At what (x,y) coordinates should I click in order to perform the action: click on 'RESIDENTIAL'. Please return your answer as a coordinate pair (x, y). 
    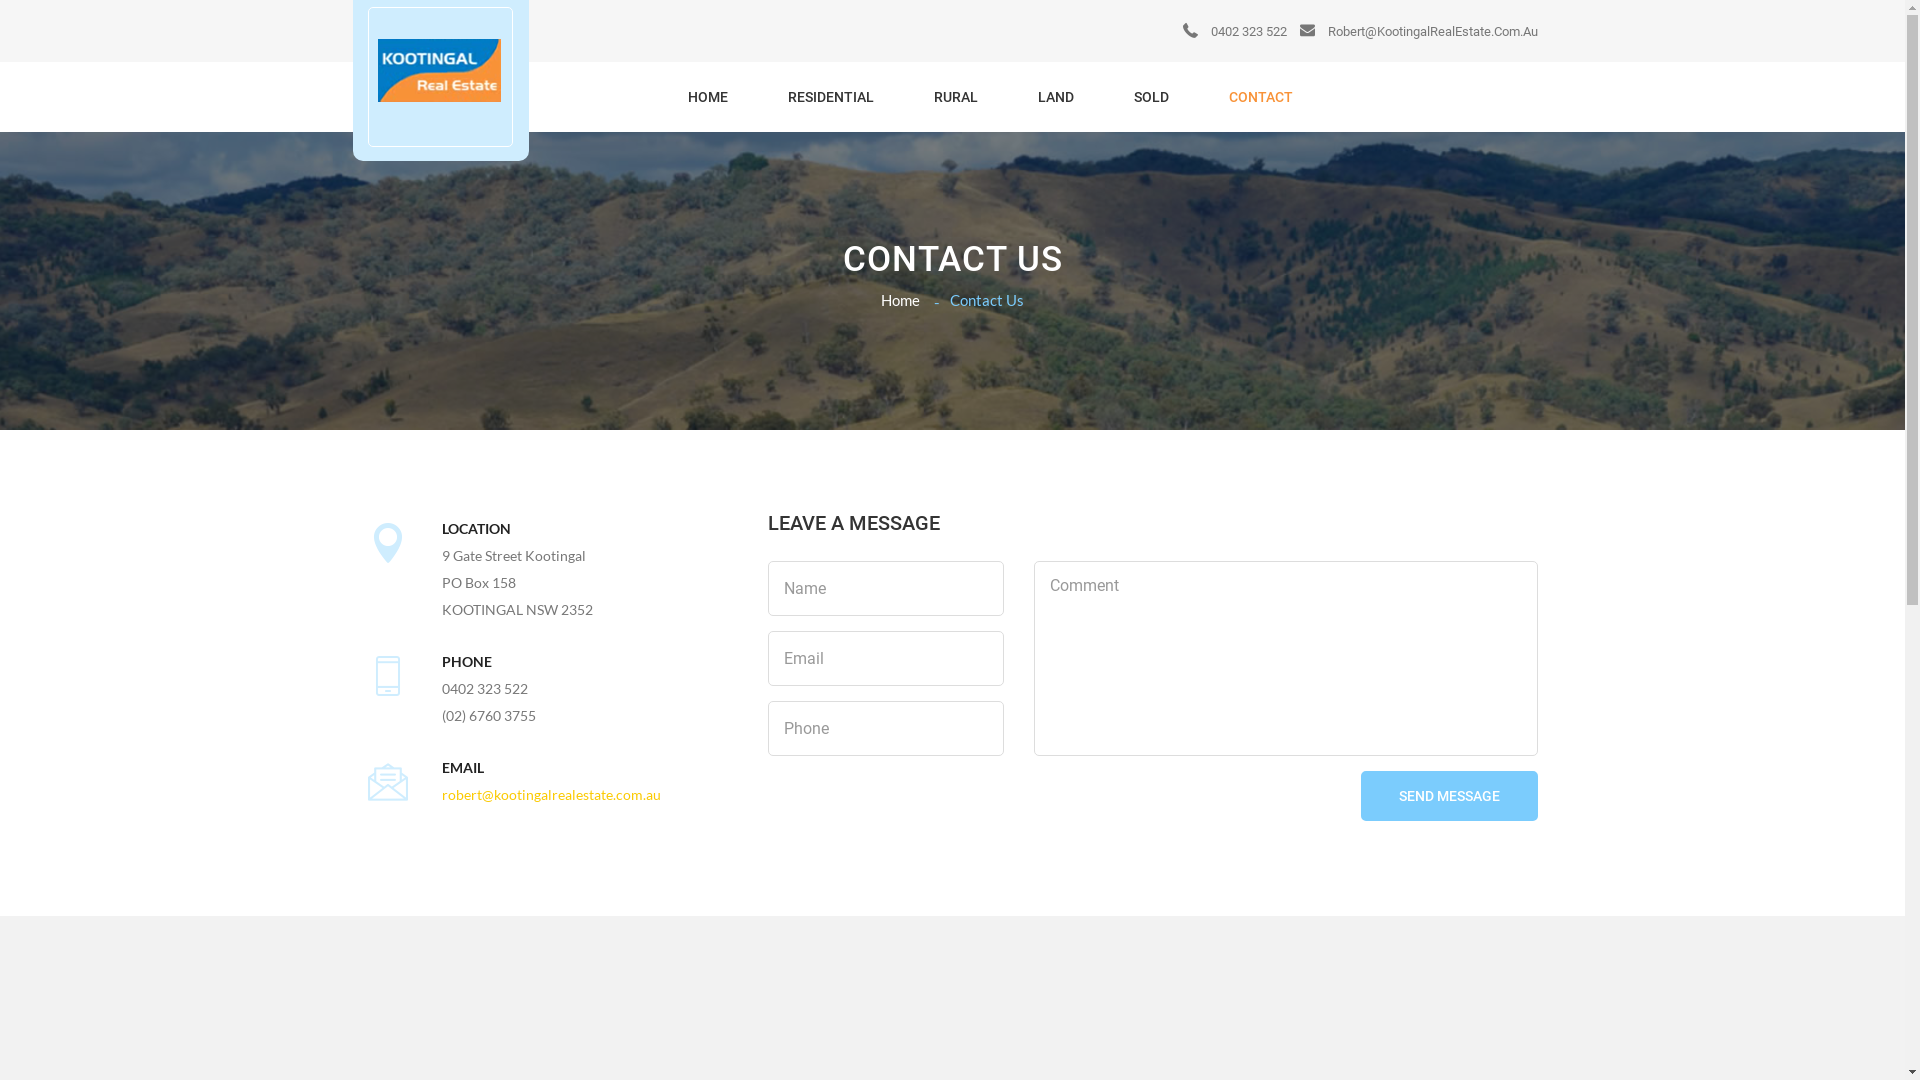
    Looking at the image, I should click on (830, 96).